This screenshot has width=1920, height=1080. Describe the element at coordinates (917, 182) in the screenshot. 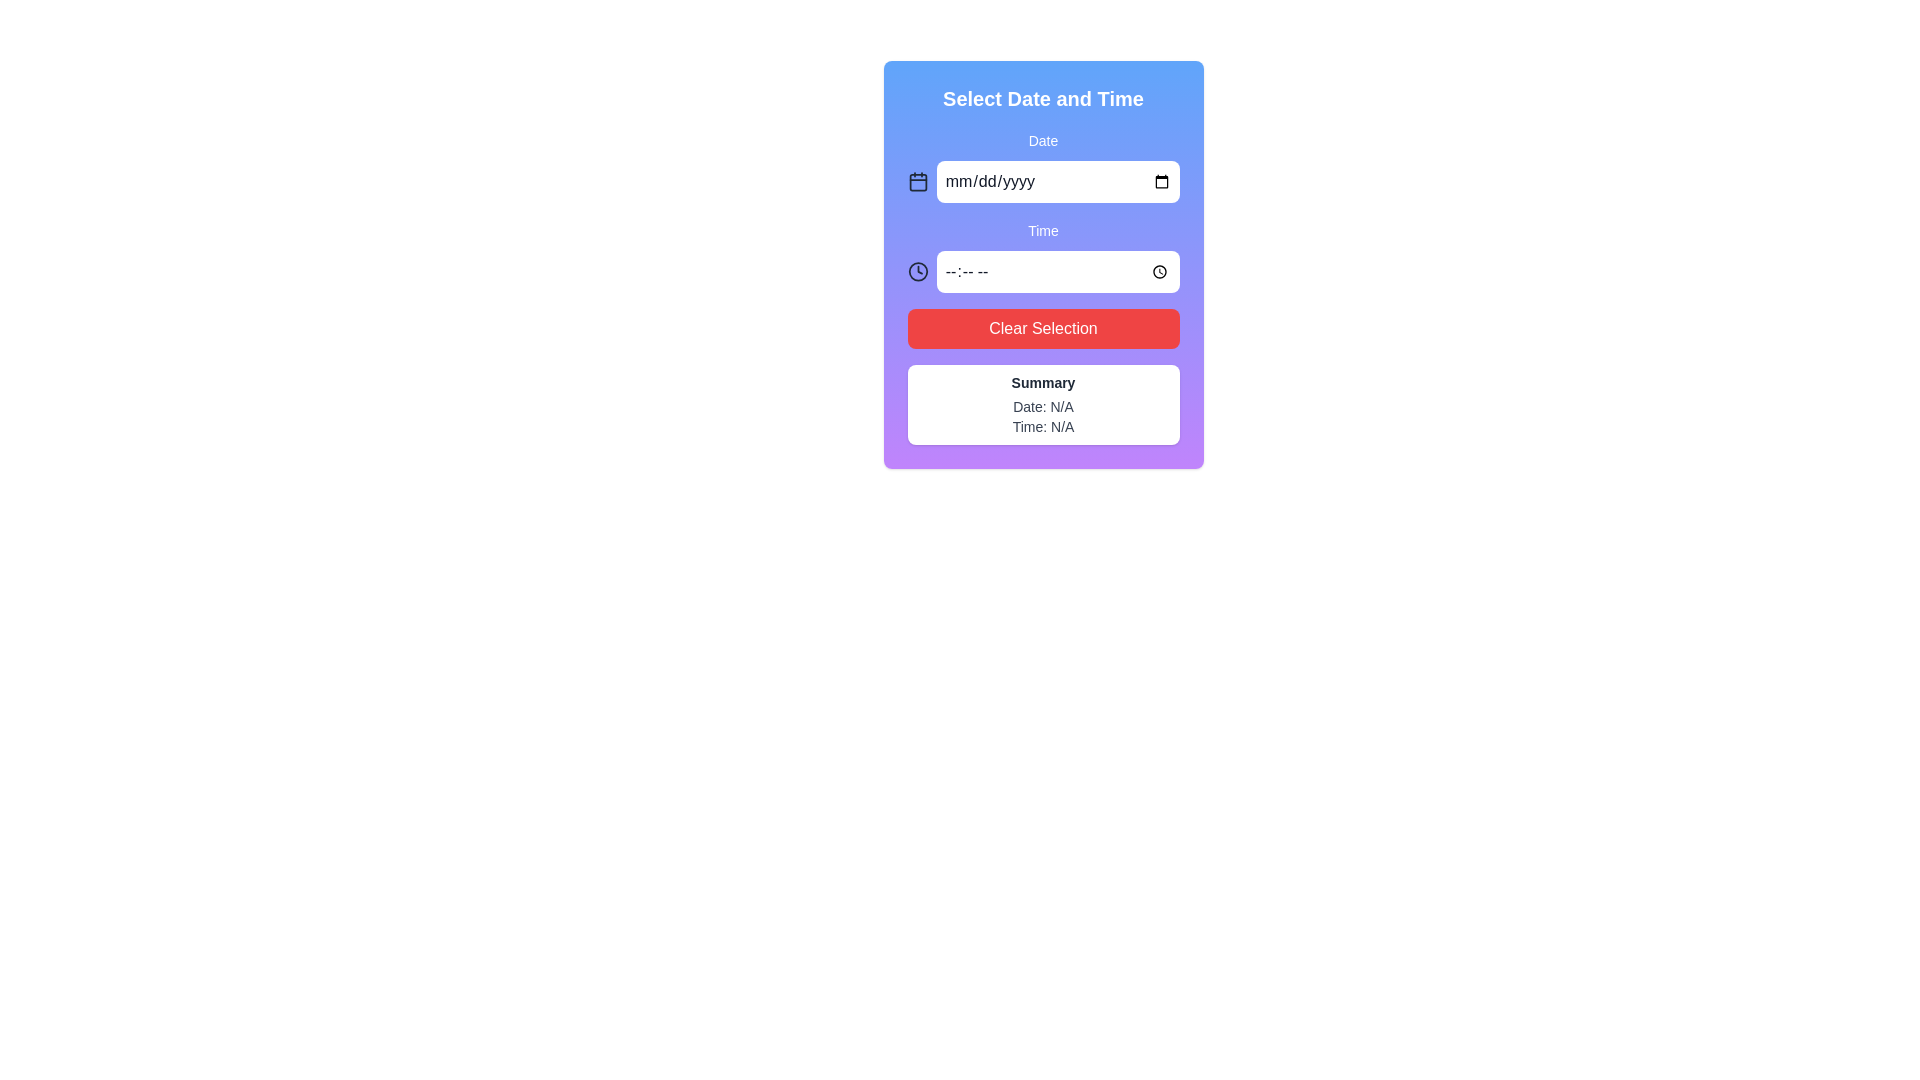

I see `the SVG Rectangle Component that represents the calendar feature, located before the 'mm/dd/yyyy' input field` at that location.